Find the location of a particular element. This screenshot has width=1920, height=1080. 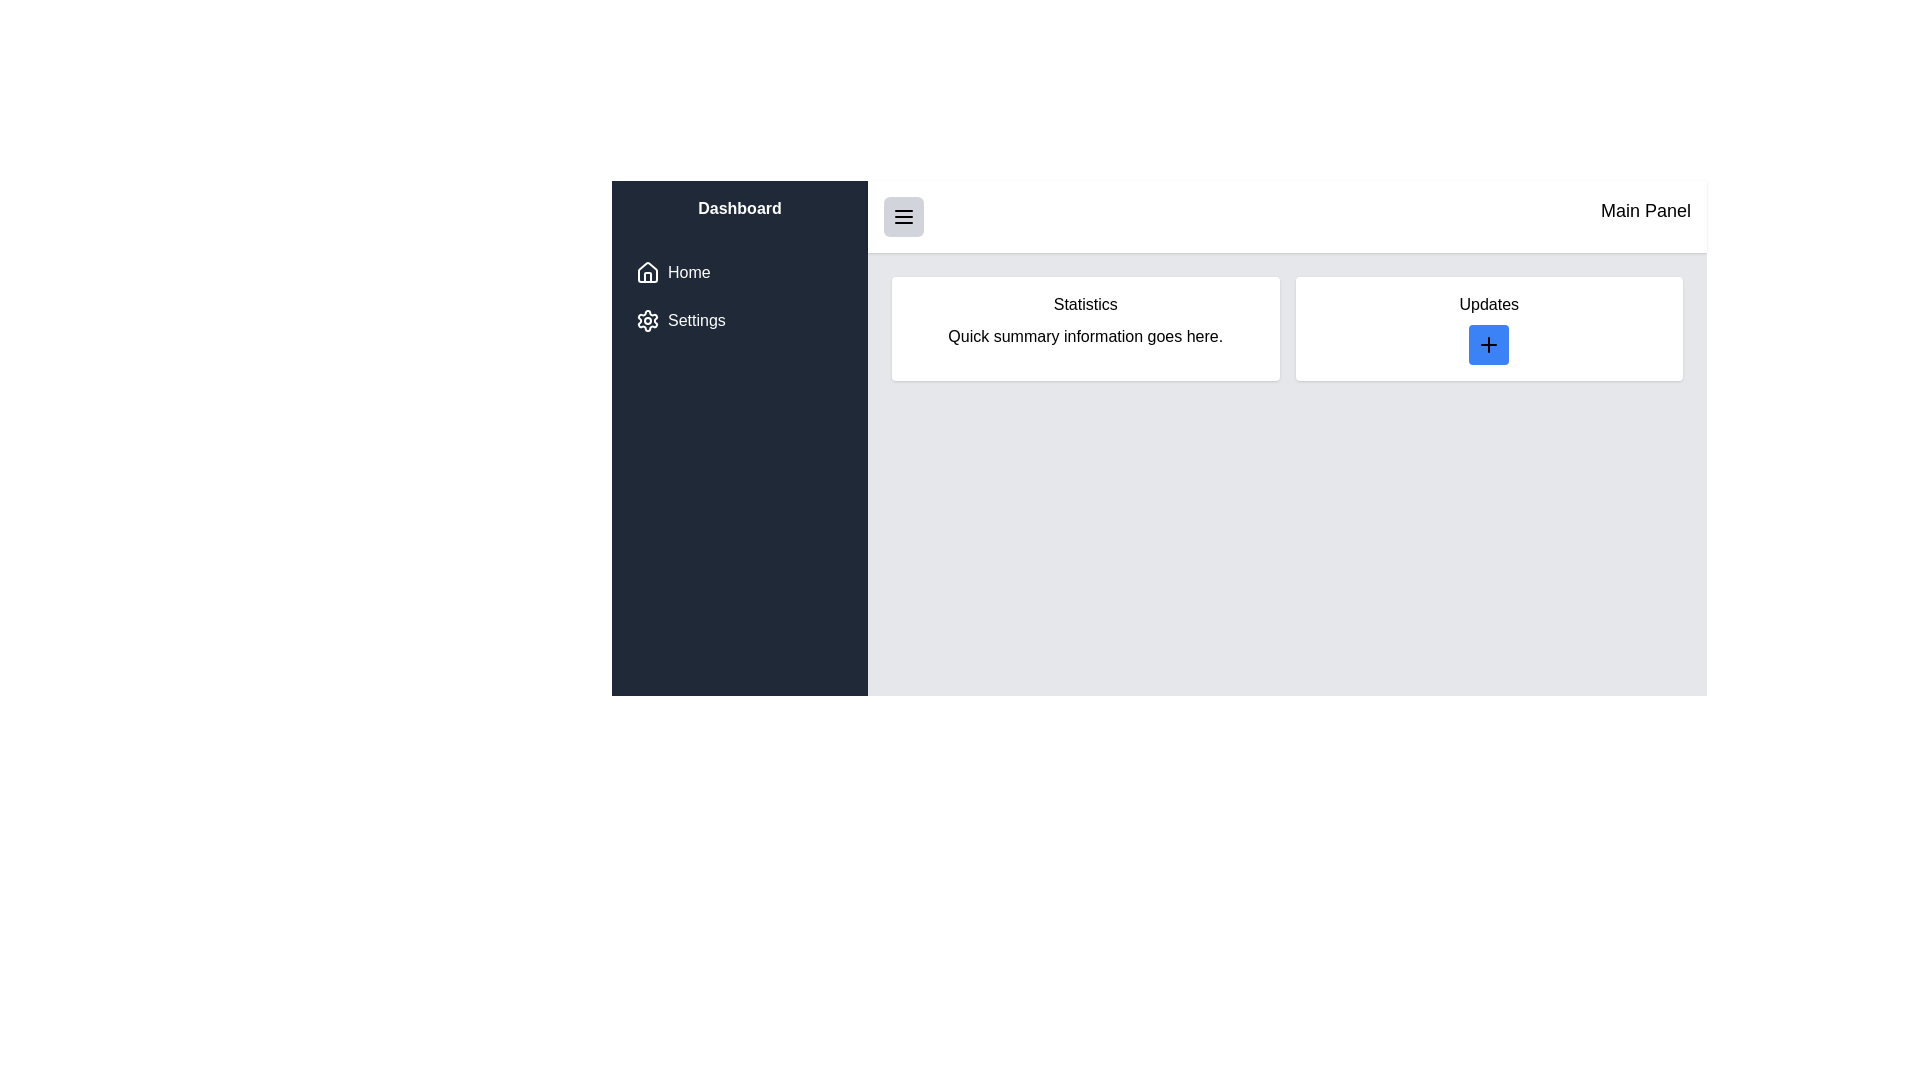

the blue circular button with a plus (+) icon located within the 'Updates' card component on the right side of the two-card layout is located at coordinates (1489, 327).